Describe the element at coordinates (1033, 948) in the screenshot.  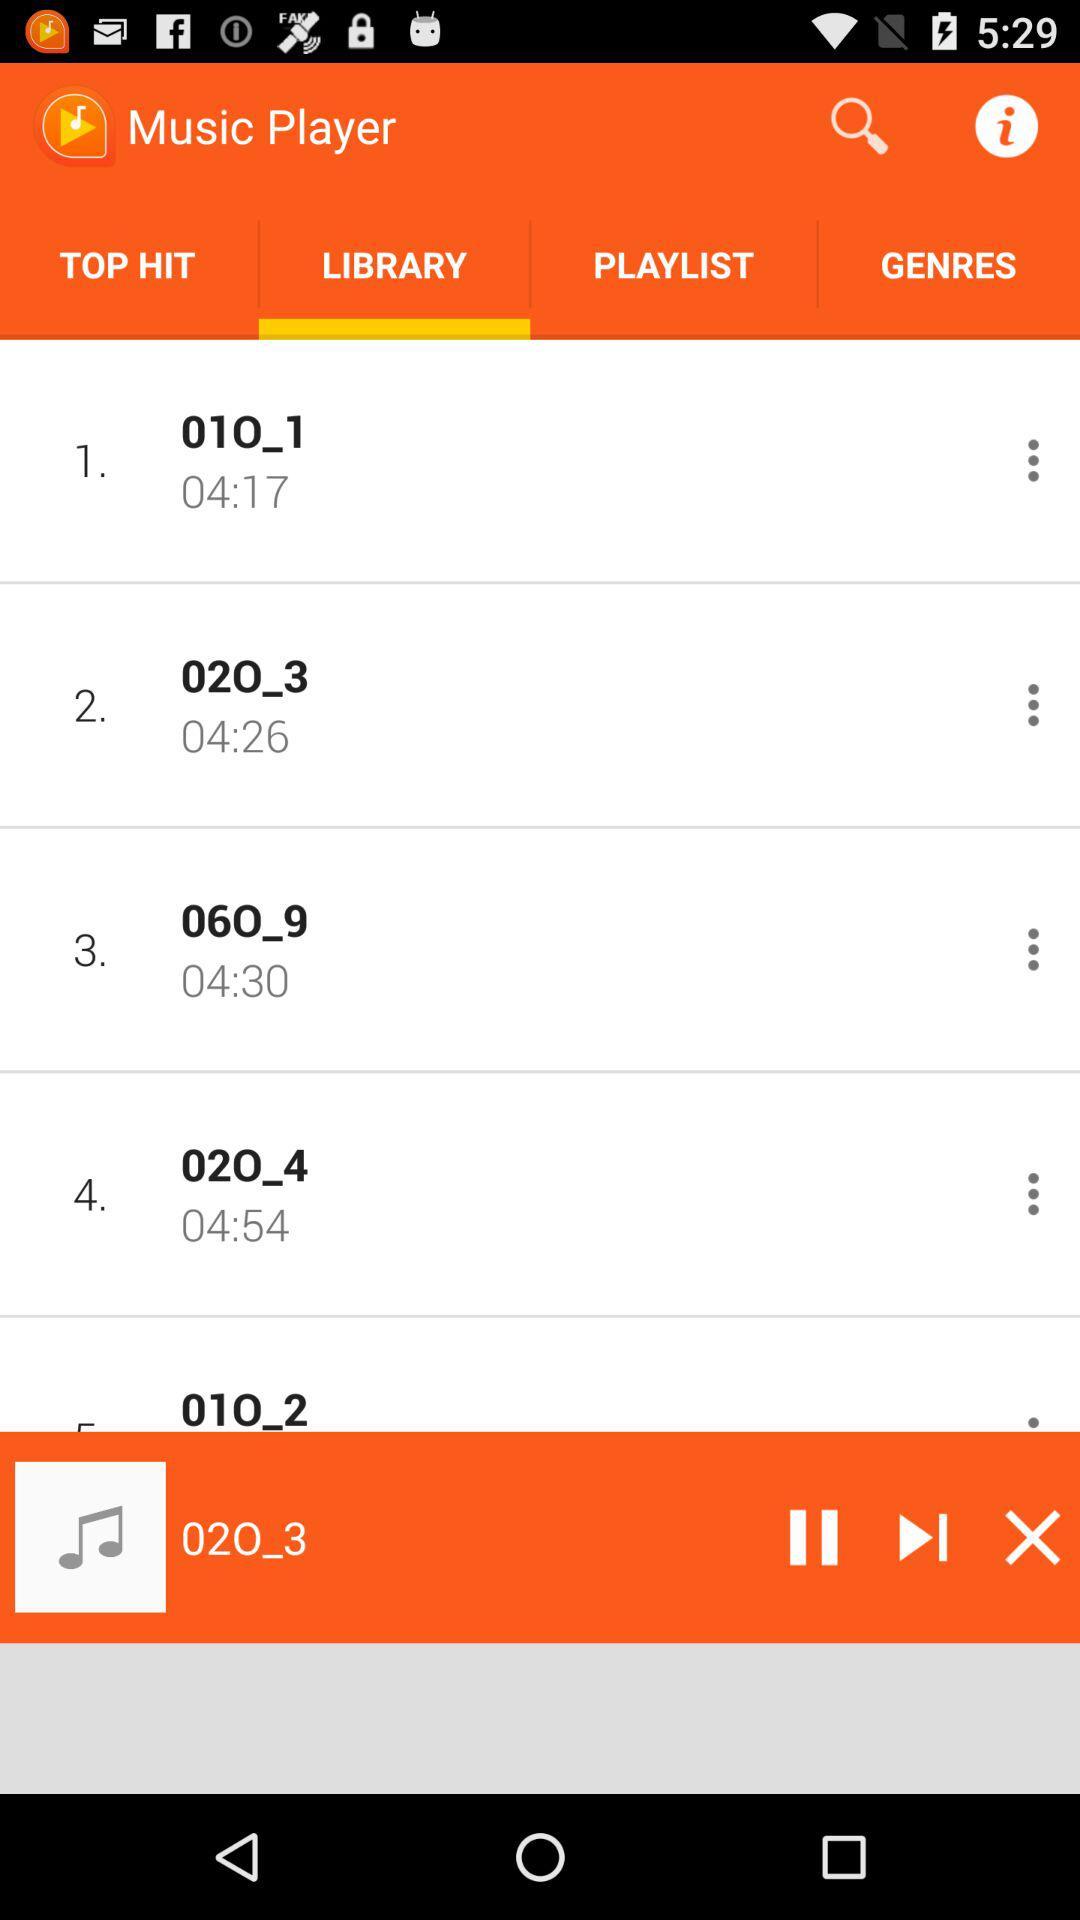
I see `more options` at that location.